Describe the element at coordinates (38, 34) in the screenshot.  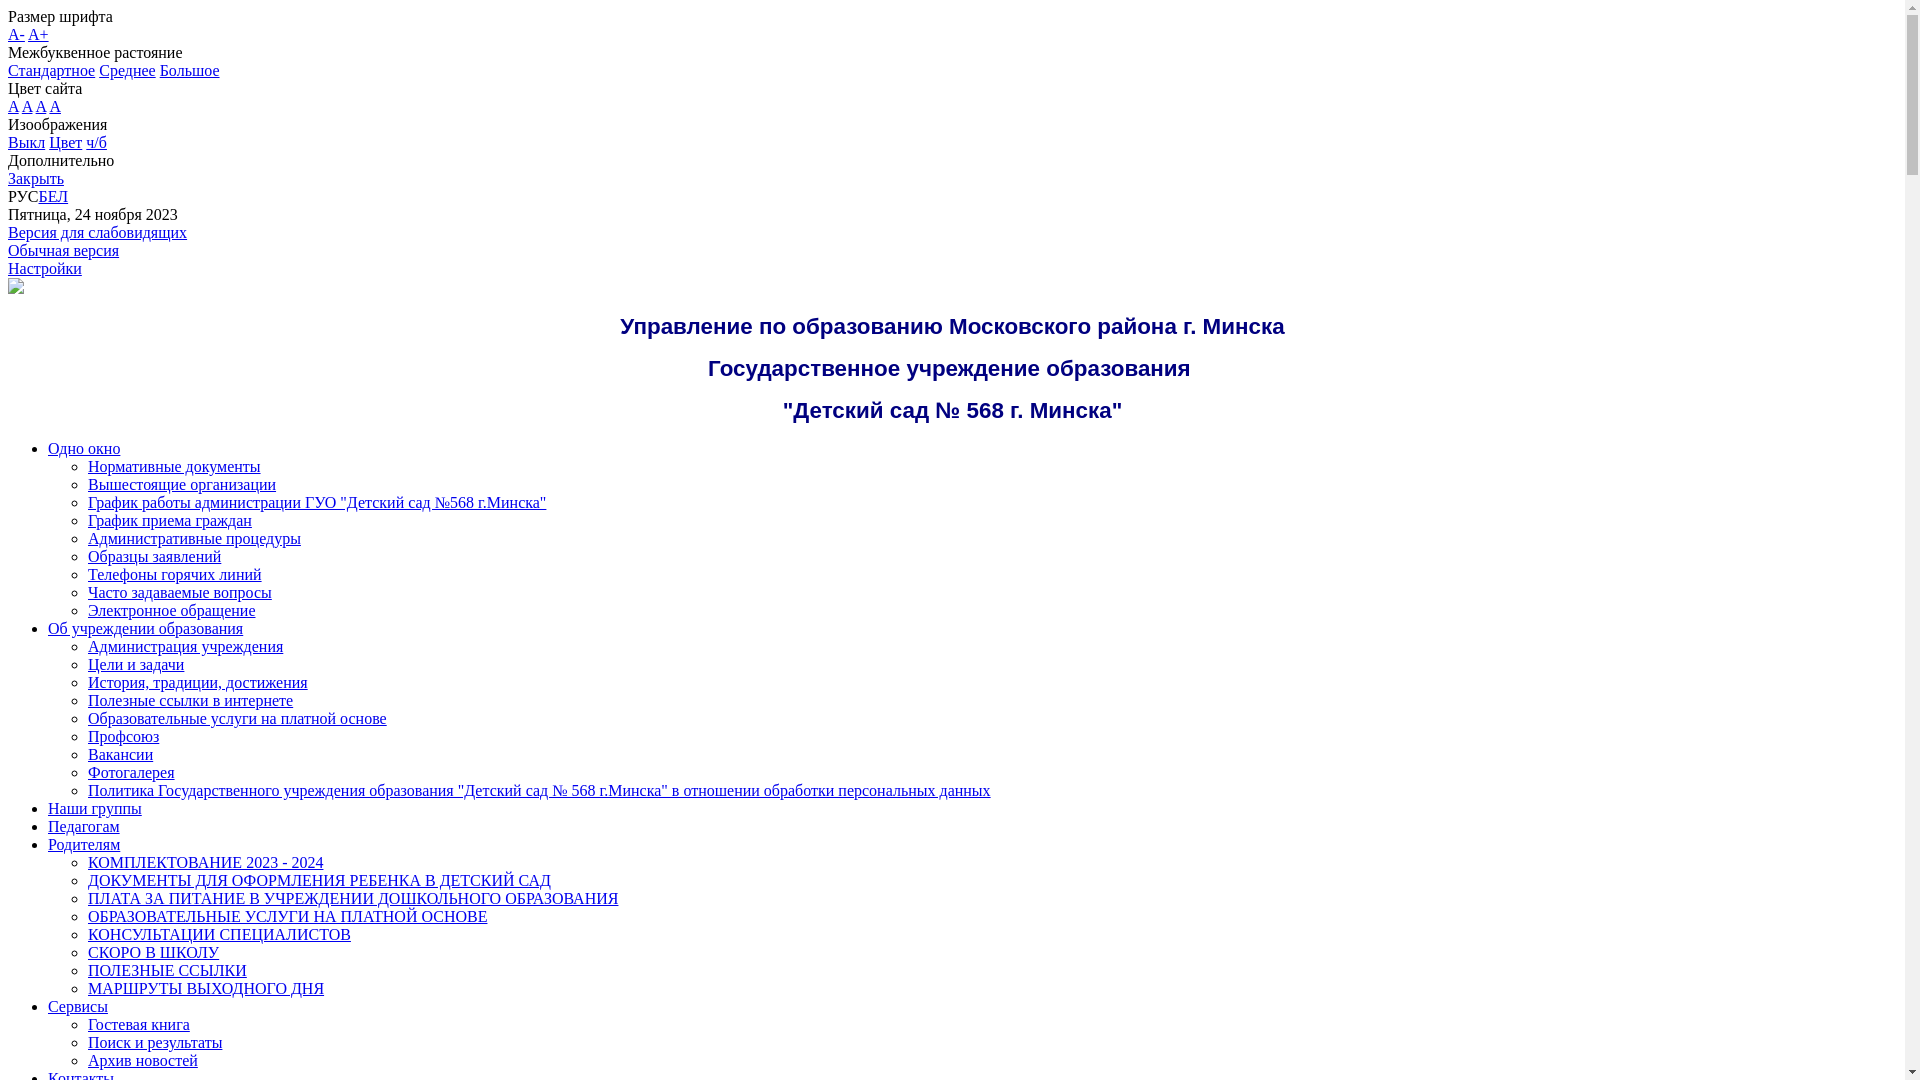
I see `'A+'` at that location.